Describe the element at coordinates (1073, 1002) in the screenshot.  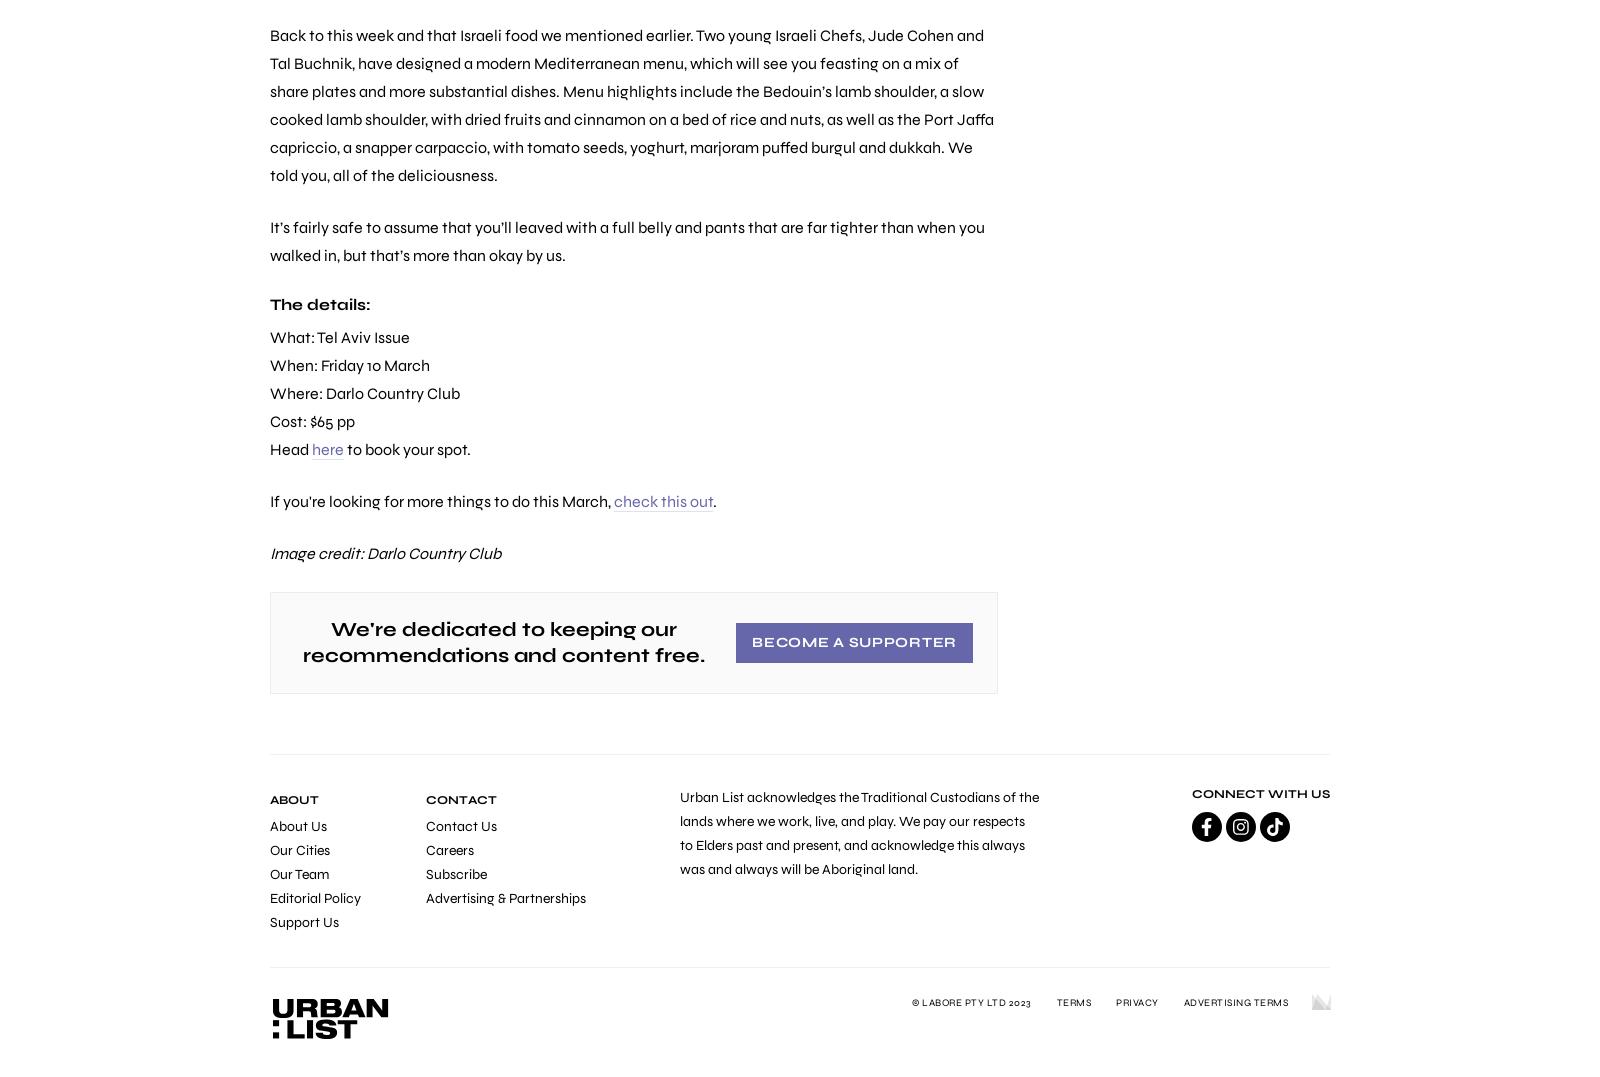
I see `'Terms'` at that location.